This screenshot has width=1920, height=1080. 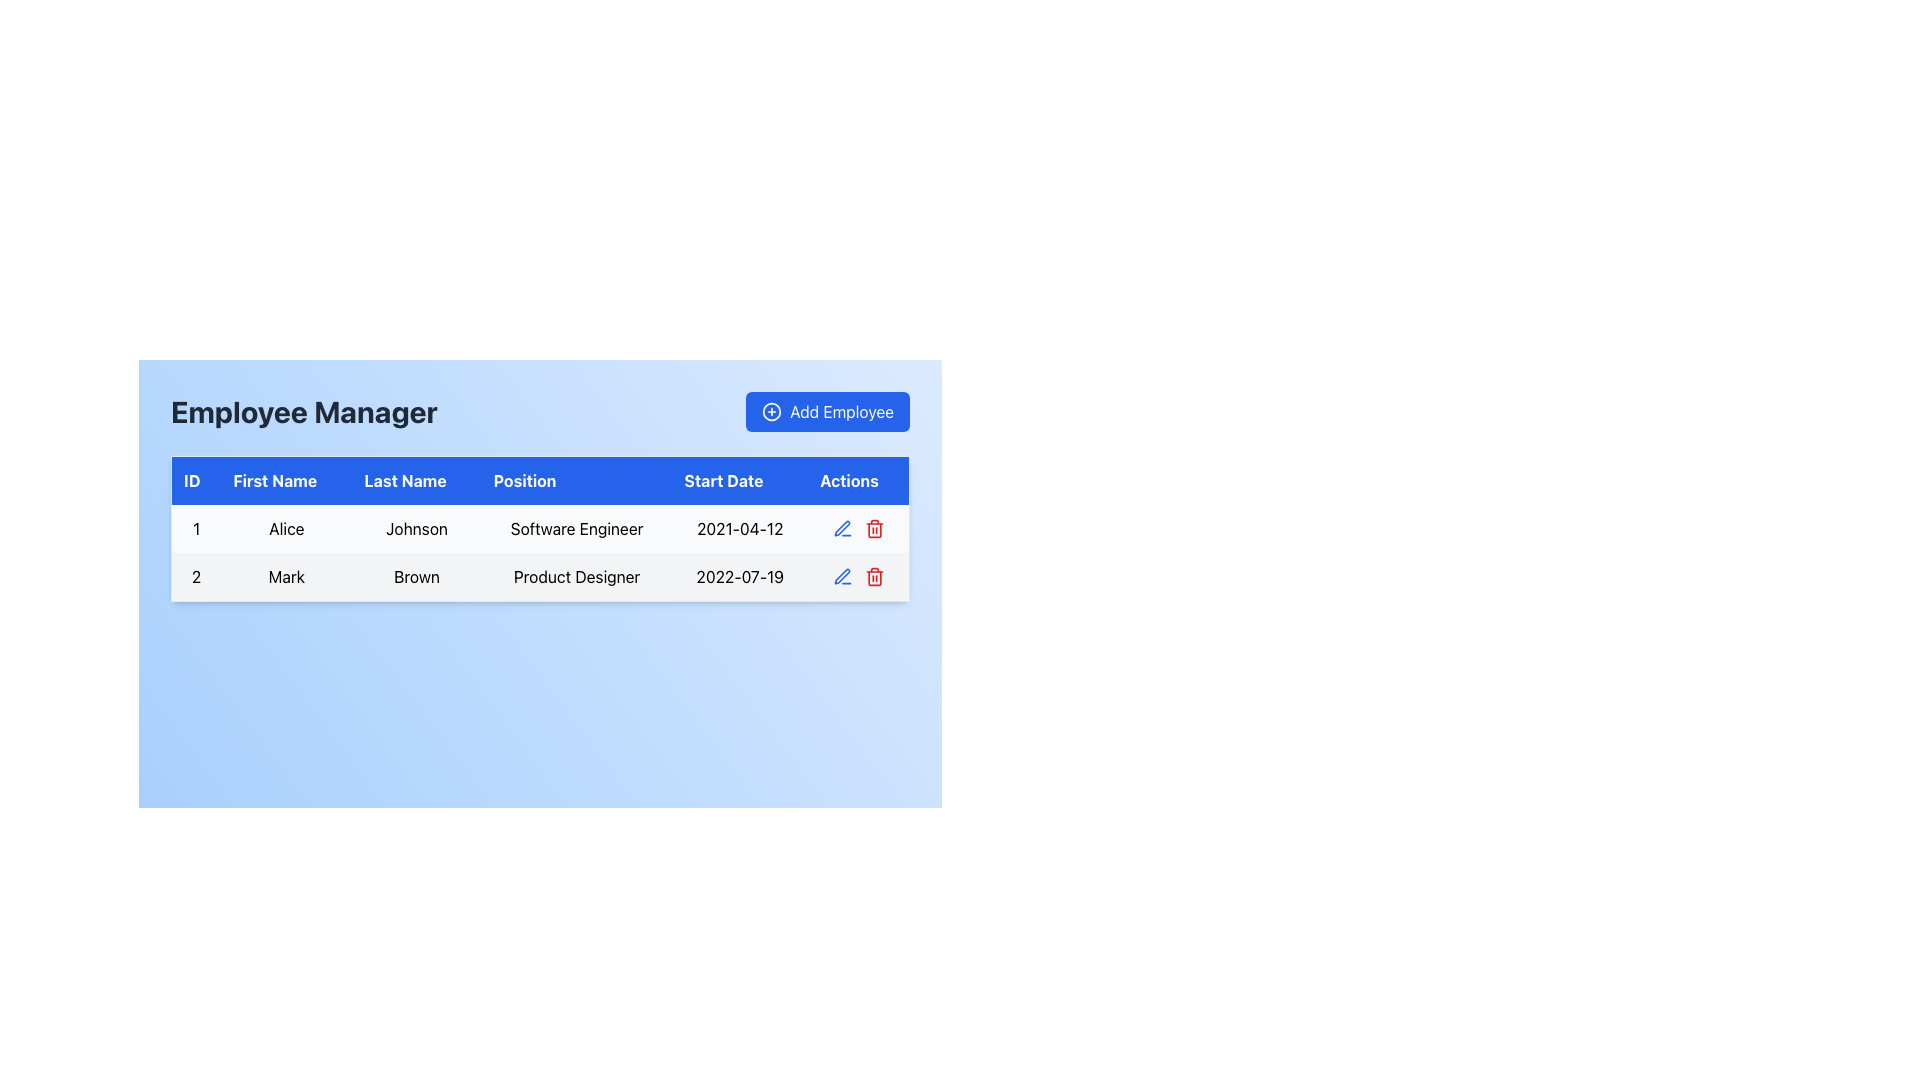 What do you see at coordinates (874, 577) in the screenshot?
I see `the red trash bin icon button in the 'Actions' column of the second row in the 'Employee Manager' table` at bounding box center [874, 577].